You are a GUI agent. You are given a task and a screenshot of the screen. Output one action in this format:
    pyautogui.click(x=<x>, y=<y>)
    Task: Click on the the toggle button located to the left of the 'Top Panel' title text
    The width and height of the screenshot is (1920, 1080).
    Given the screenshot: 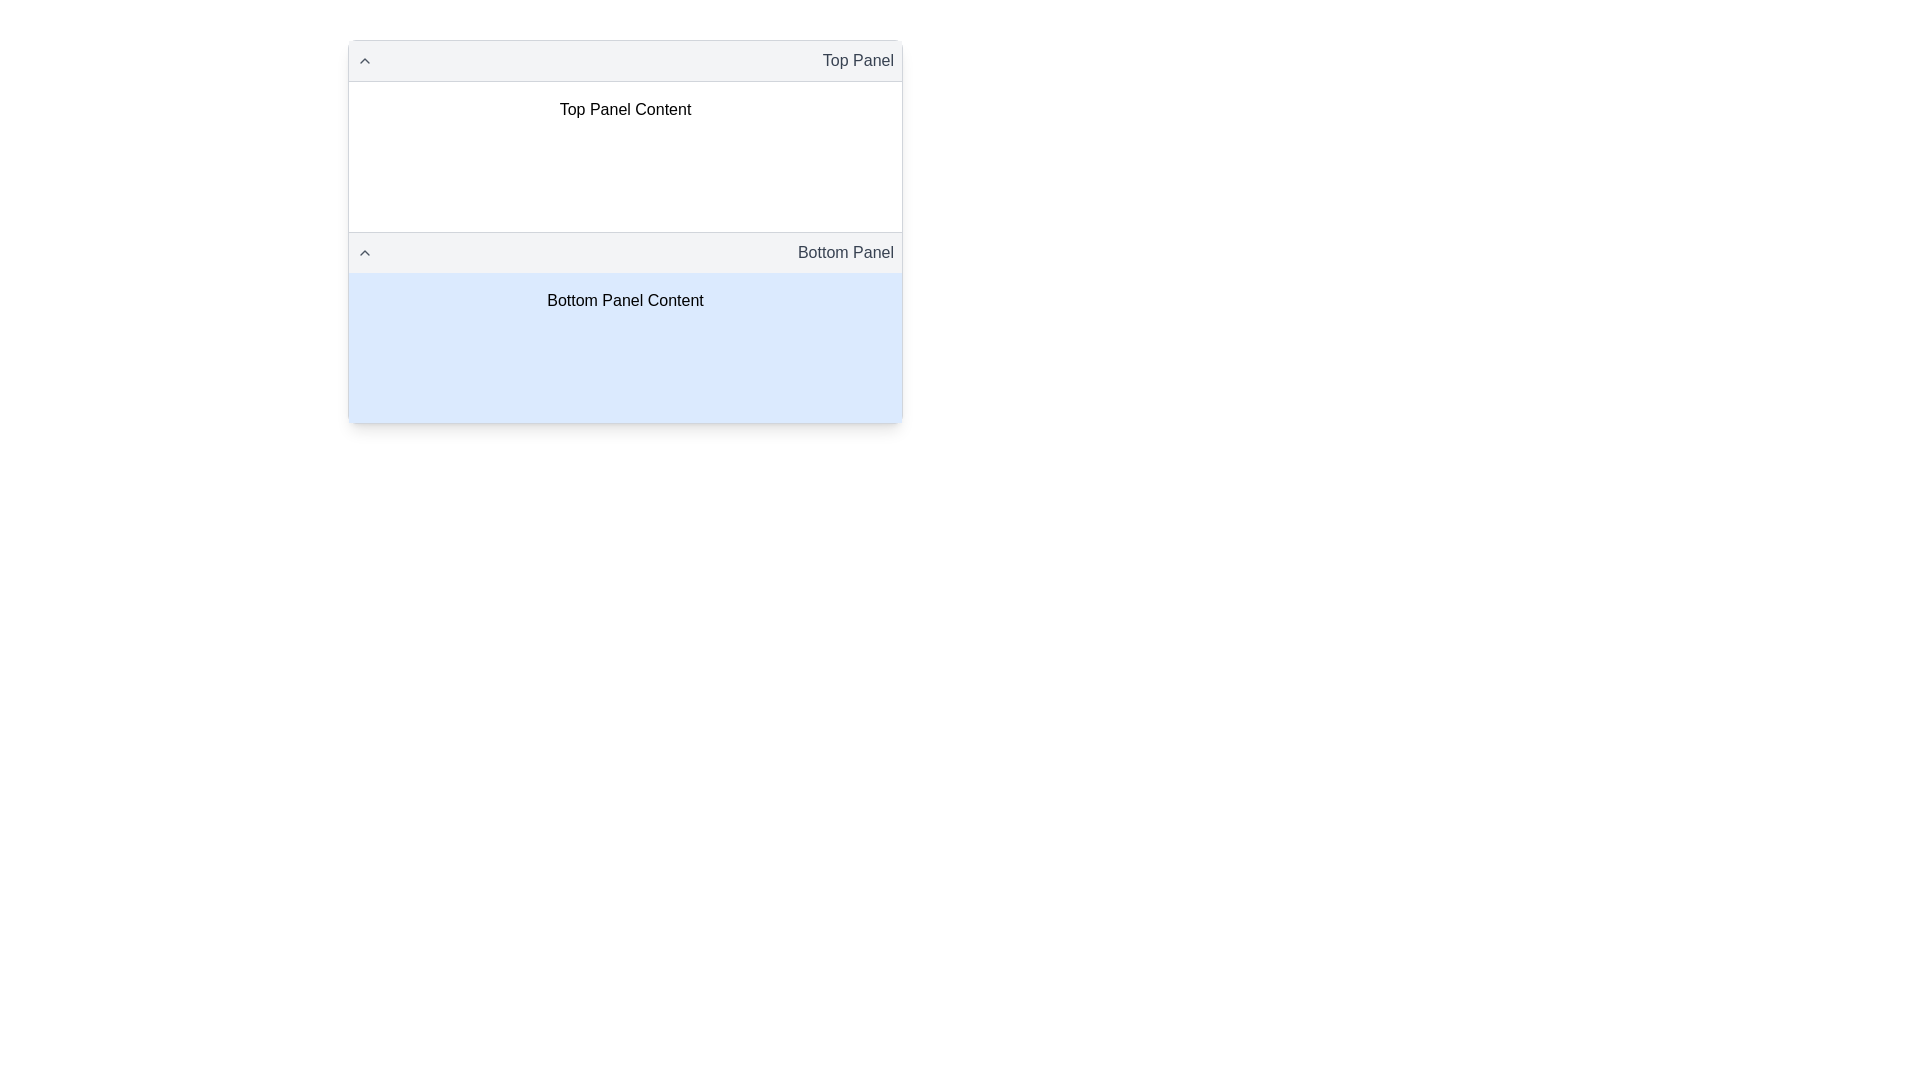 What is the action you would take?
    pyautogui.click(x=364, y=60)
    